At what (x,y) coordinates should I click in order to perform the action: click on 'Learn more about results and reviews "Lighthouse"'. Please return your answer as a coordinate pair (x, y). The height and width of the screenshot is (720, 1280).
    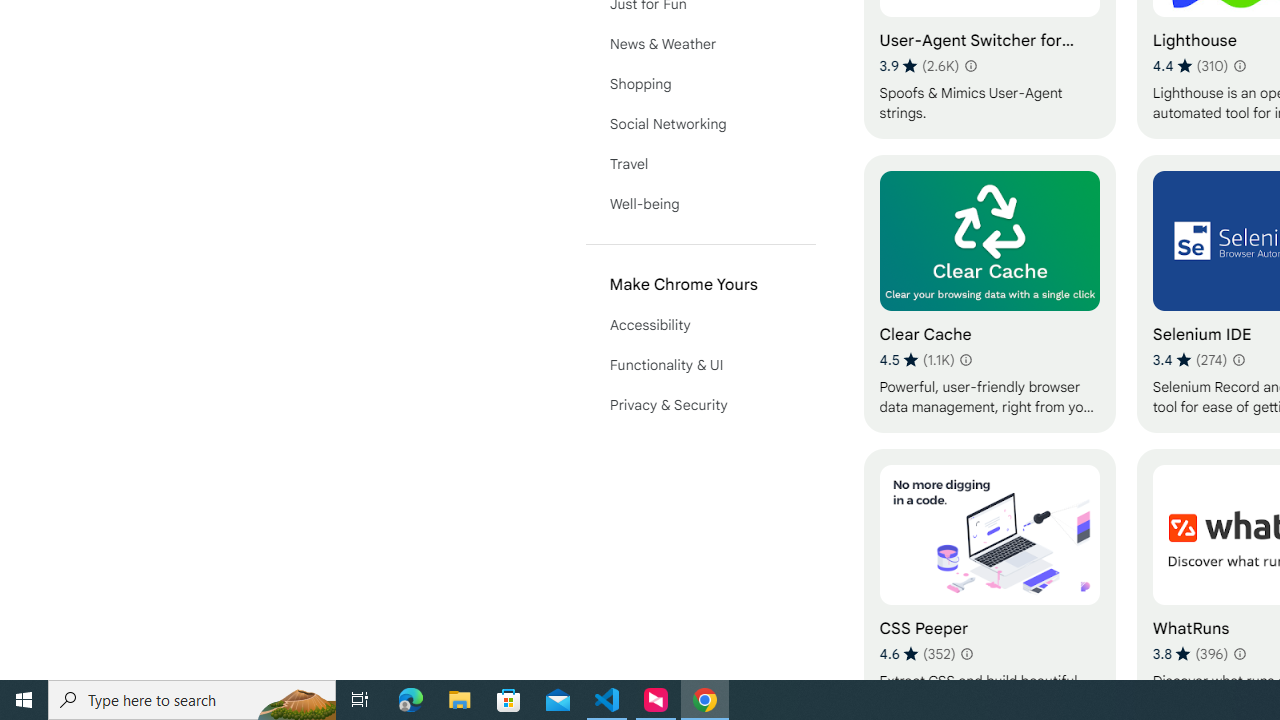
    Looking at the image, I should click on (1238, 64).